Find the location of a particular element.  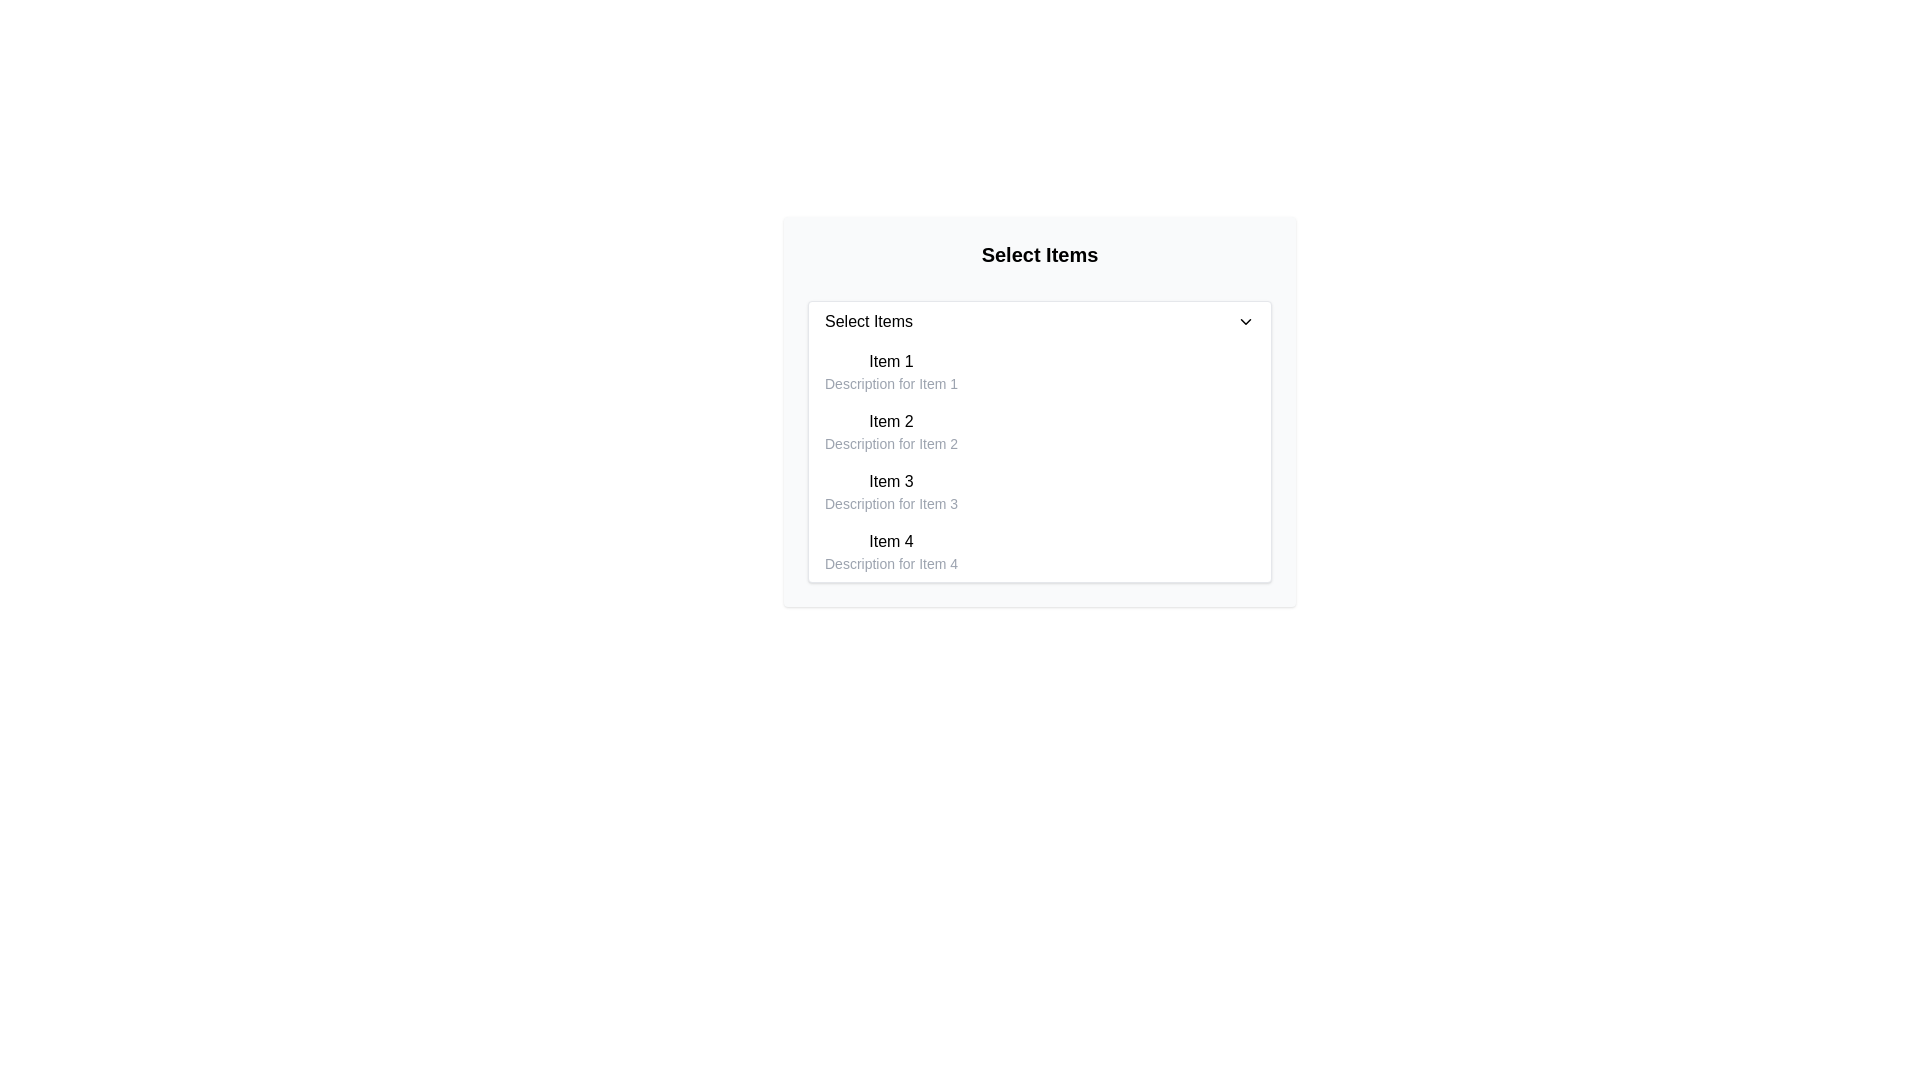

the fourth item in the dropdown menu that represents the selectable option 'Item 4' is located at coordinates (890, 551).